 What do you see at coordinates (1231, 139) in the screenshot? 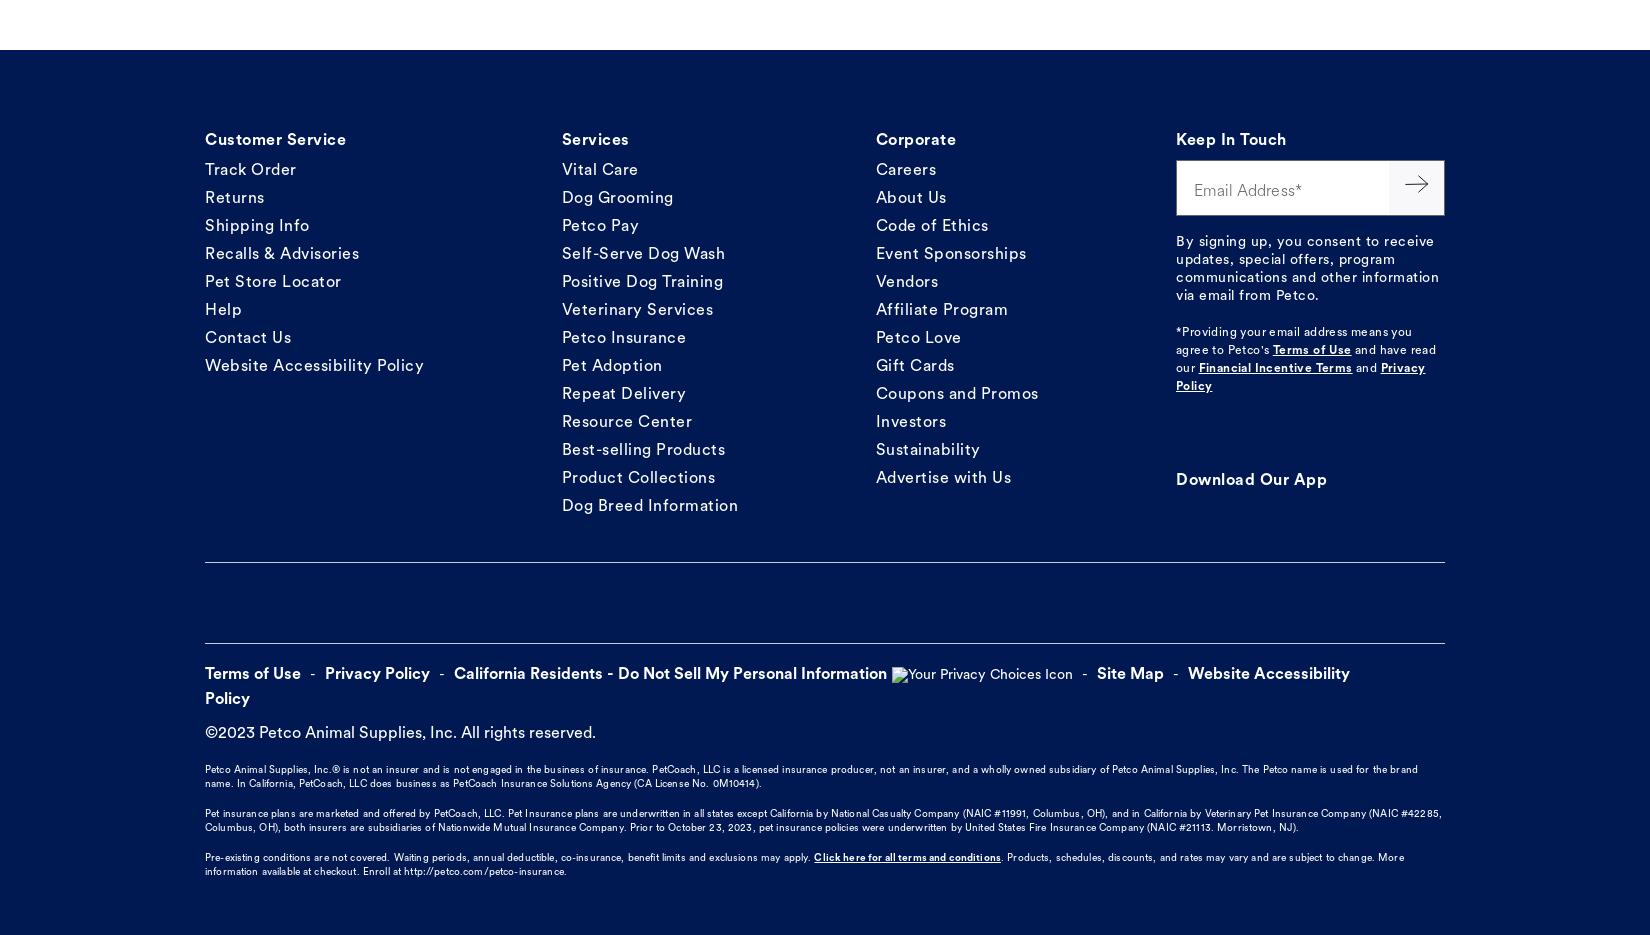
I see `'Keep In Touch'` at bounding box center [1231, 139].